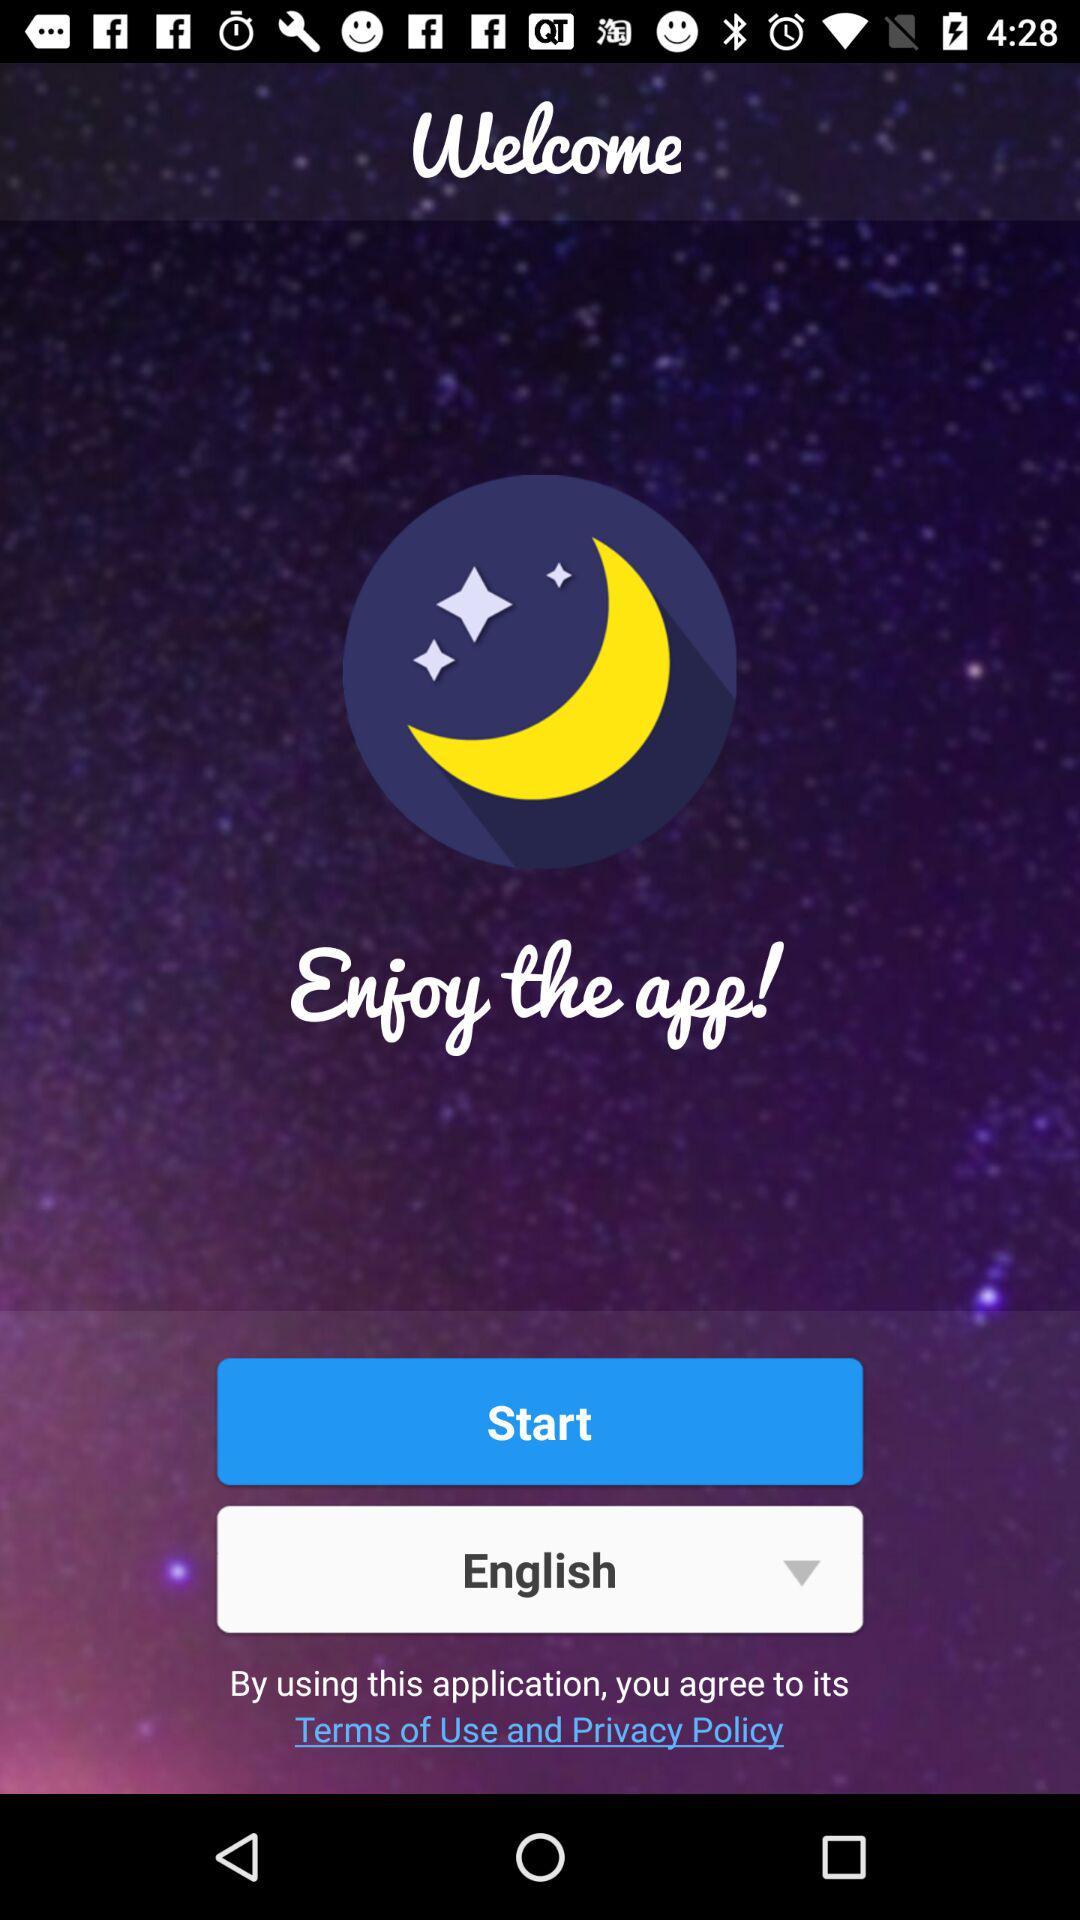  What do you see at coordinates (538, 1420) in the screenshot?
I see `the start icon` at bounding box center [538, 1420].